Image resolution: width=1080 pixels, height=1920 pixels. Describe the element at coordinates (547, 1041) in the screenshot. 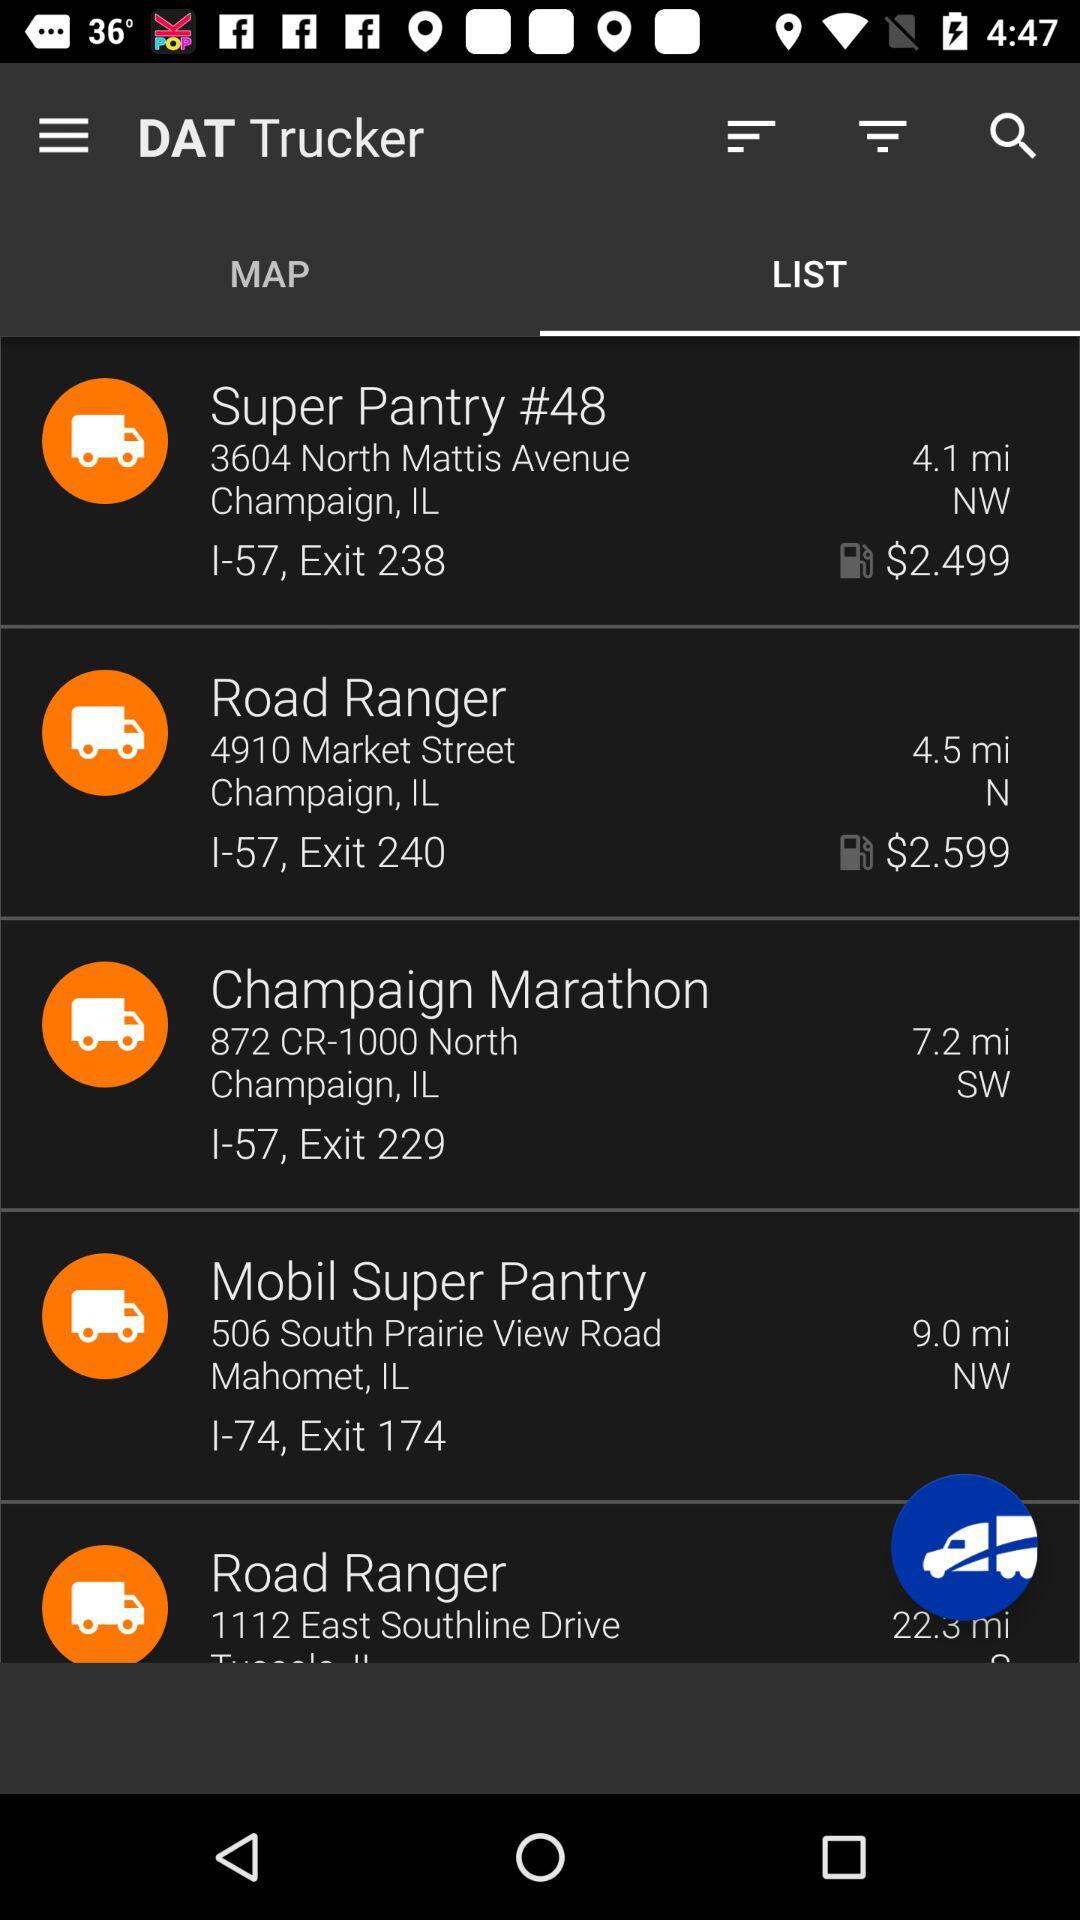

I see `the 872 cr 1000 icon` at that location.